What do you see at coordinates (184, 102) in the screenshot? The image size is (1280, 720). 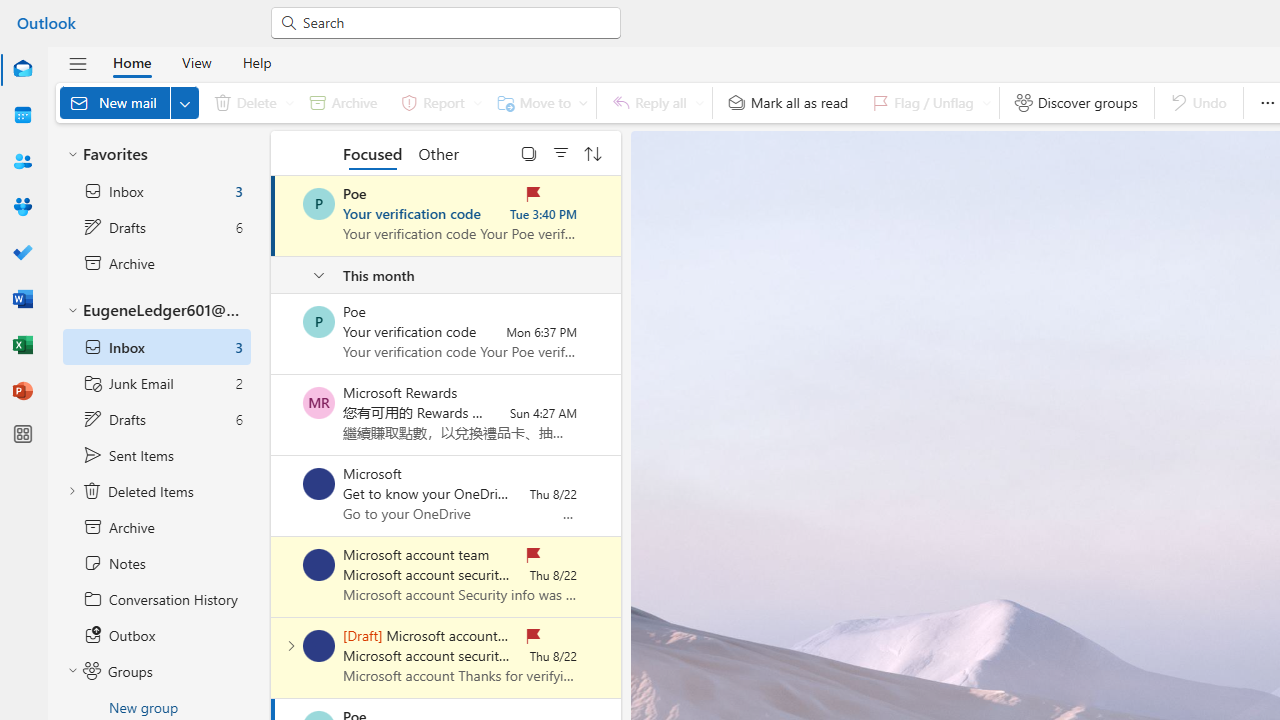 I see `'Expand to see more New options'` at bounding box center [184, 102].